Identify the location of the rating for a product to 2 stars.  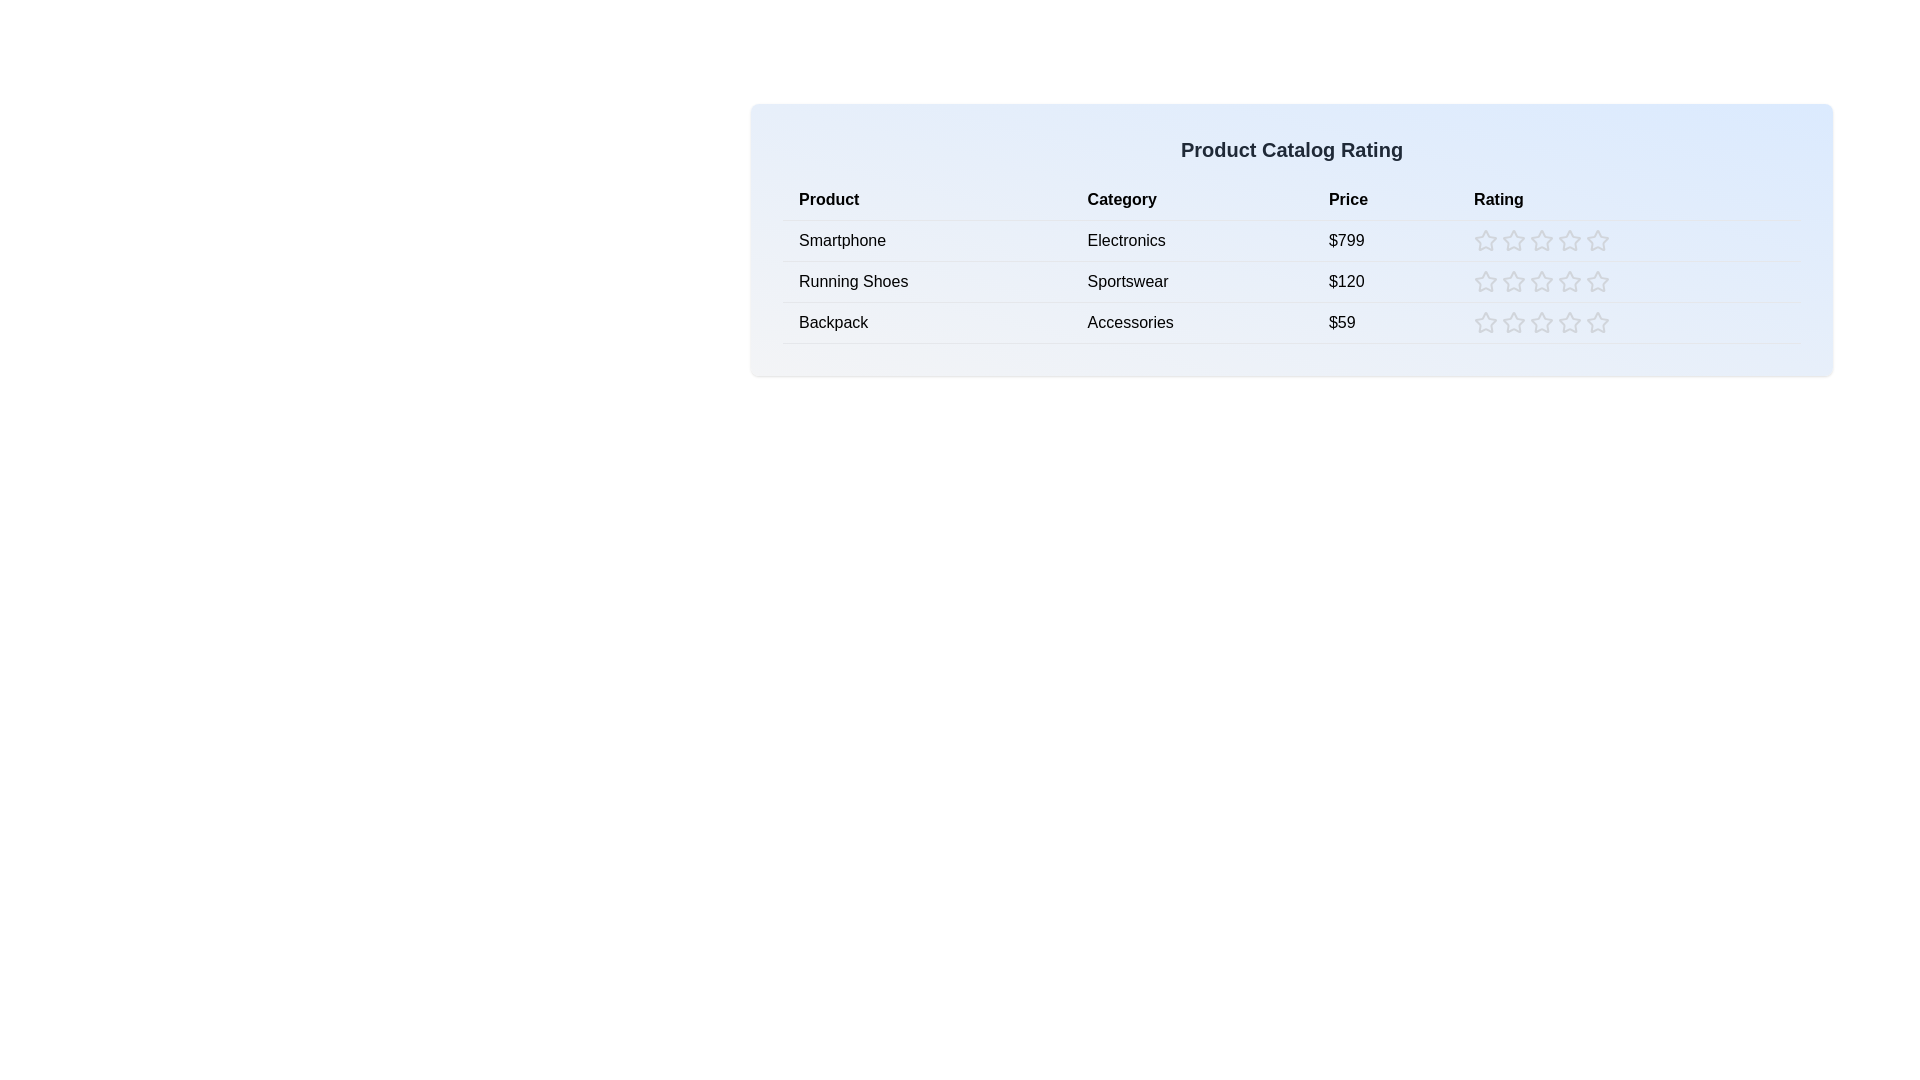
(1514, 239).